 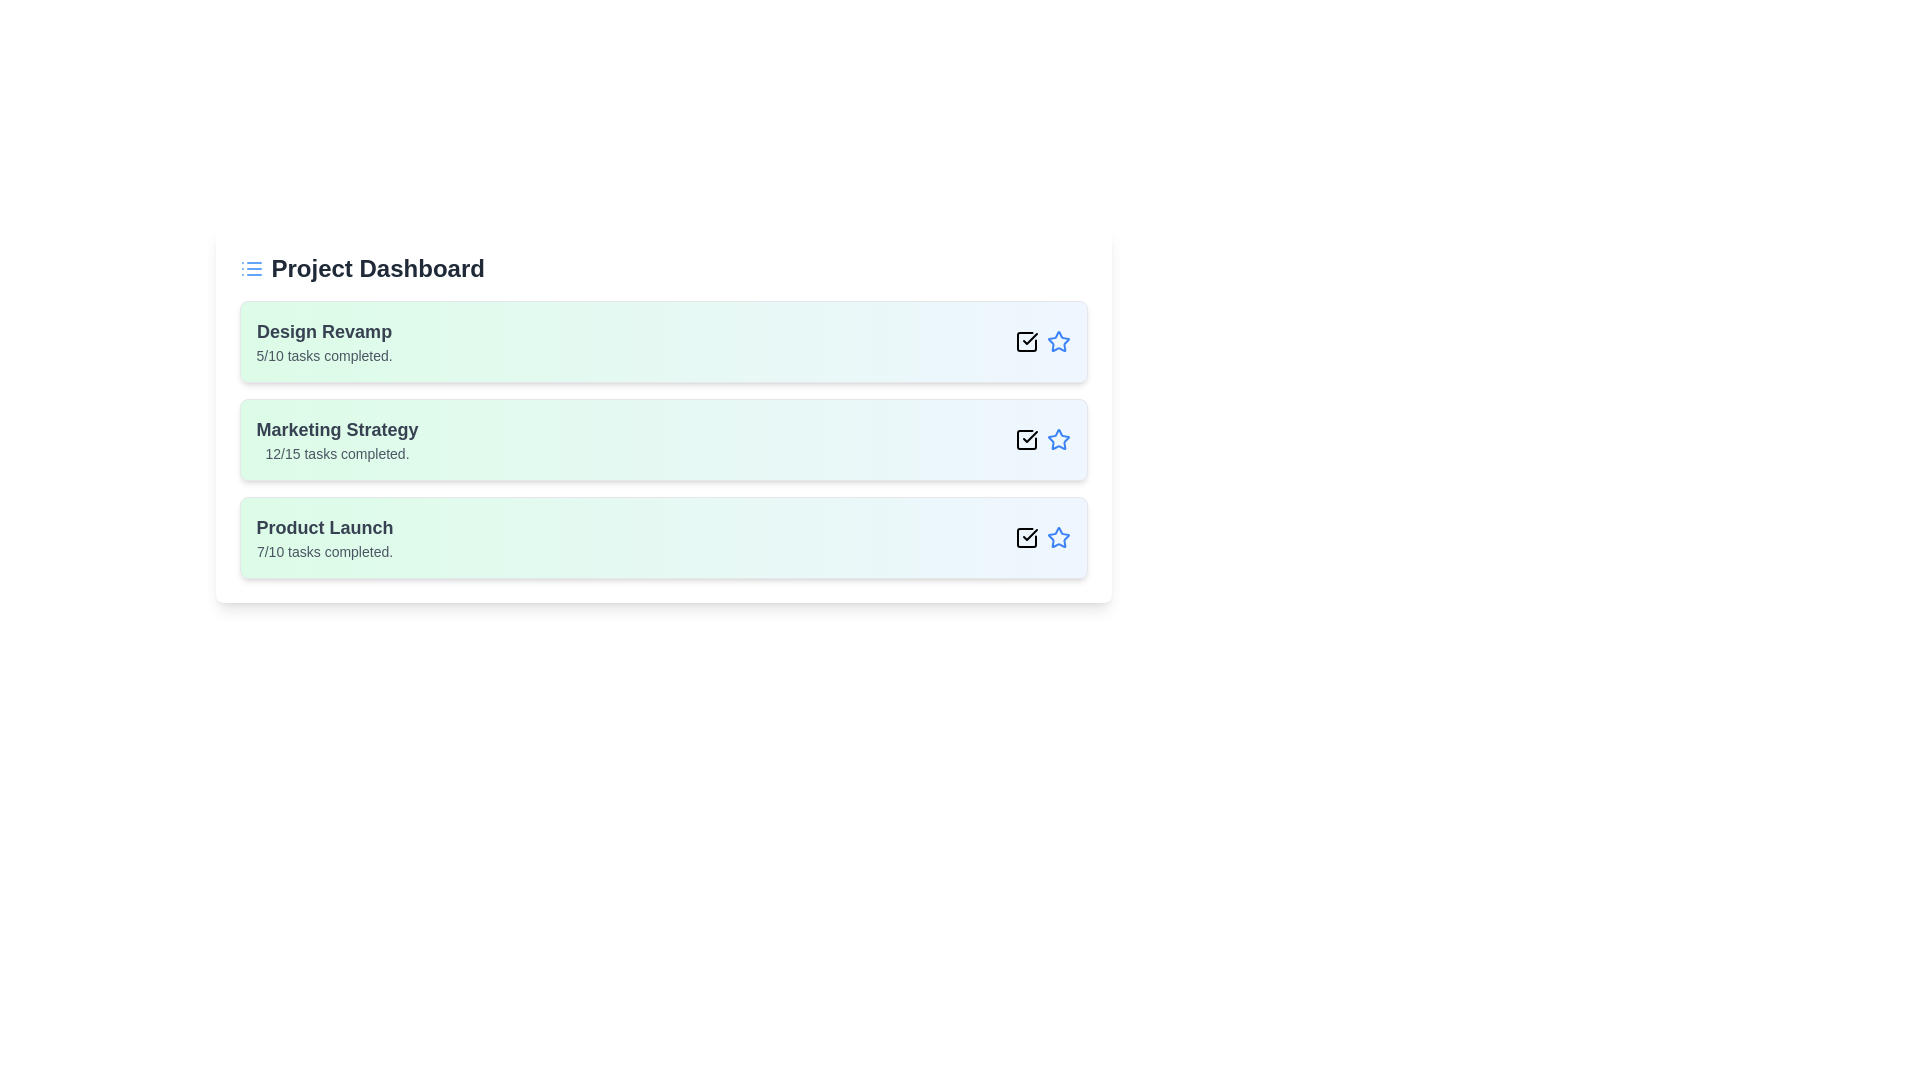 What do you see at coordinates (1056, 341) in the screenshot?
I see `the star icon next to the project to mark it as important` at bounding box center [1056, 341].